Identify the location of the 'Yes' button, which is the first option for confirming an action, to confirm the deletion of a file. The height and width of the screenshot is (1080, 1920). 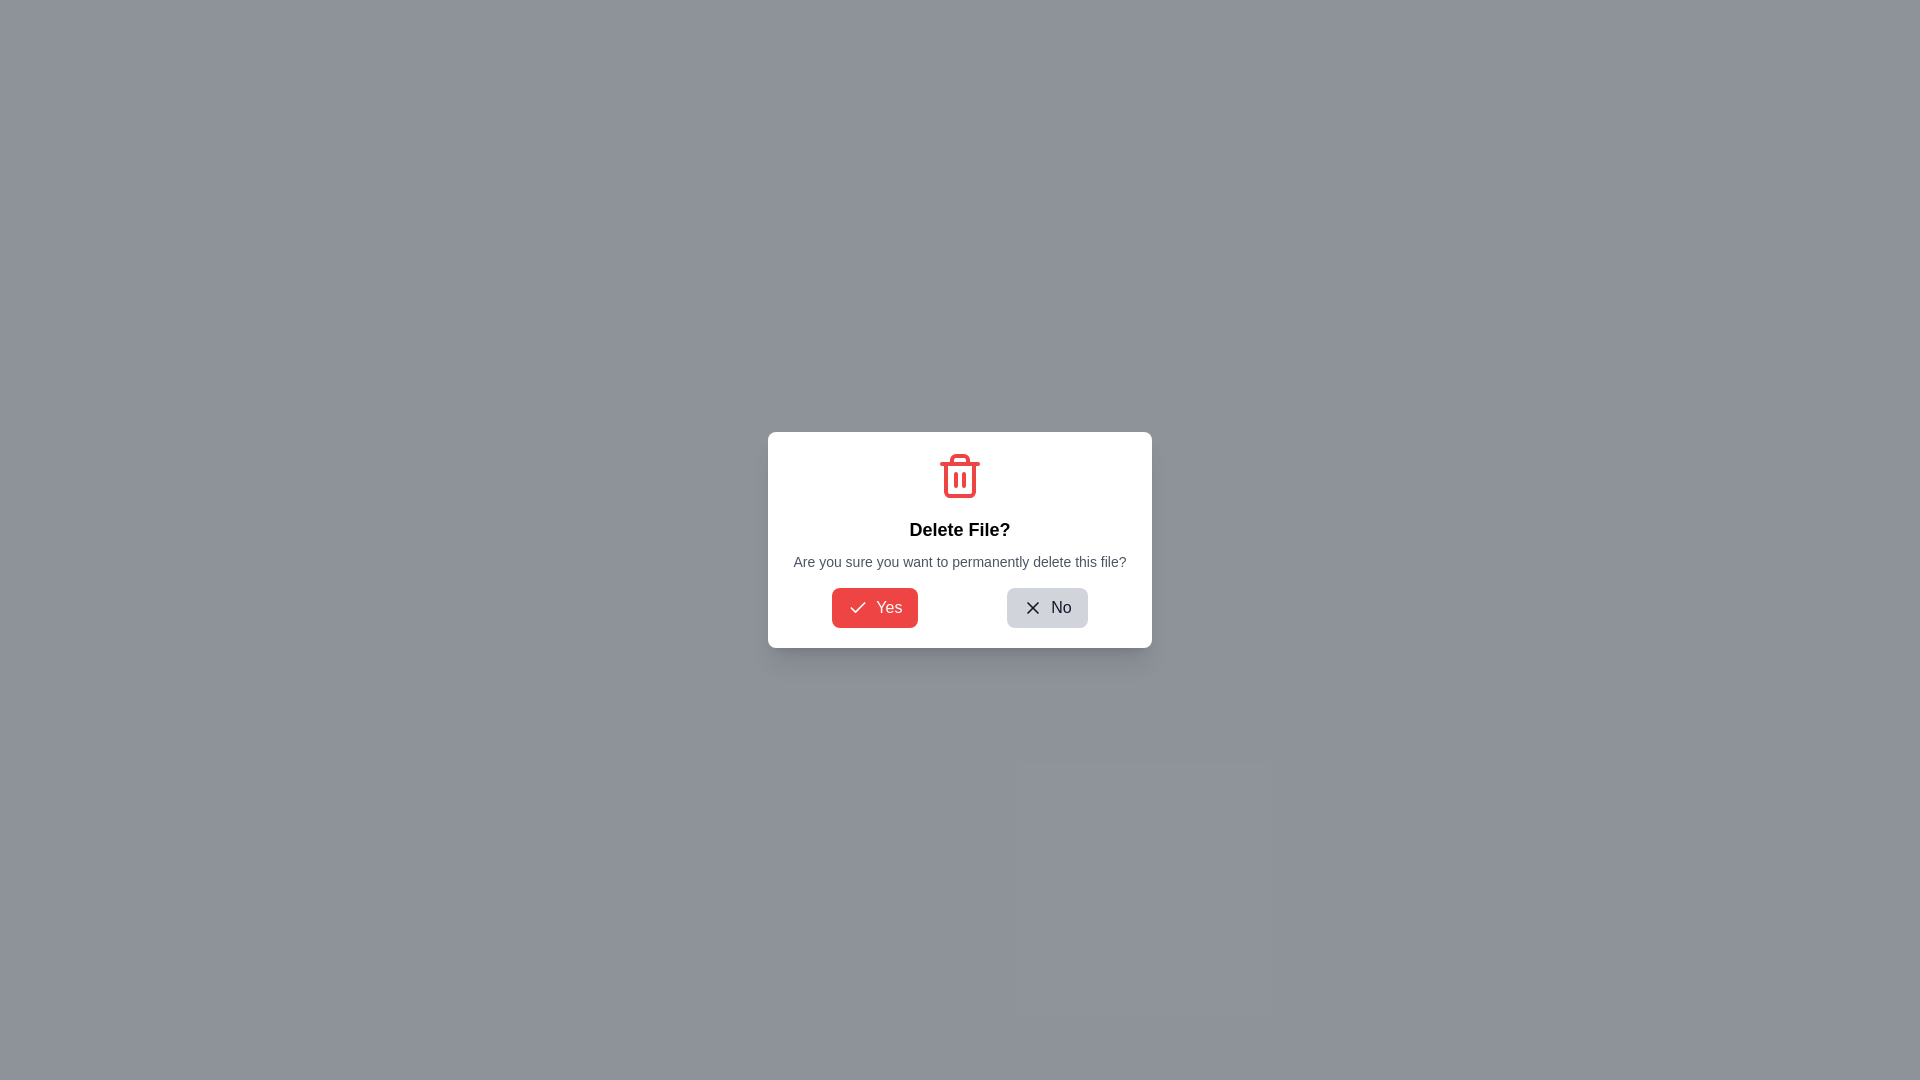
(875, 607).